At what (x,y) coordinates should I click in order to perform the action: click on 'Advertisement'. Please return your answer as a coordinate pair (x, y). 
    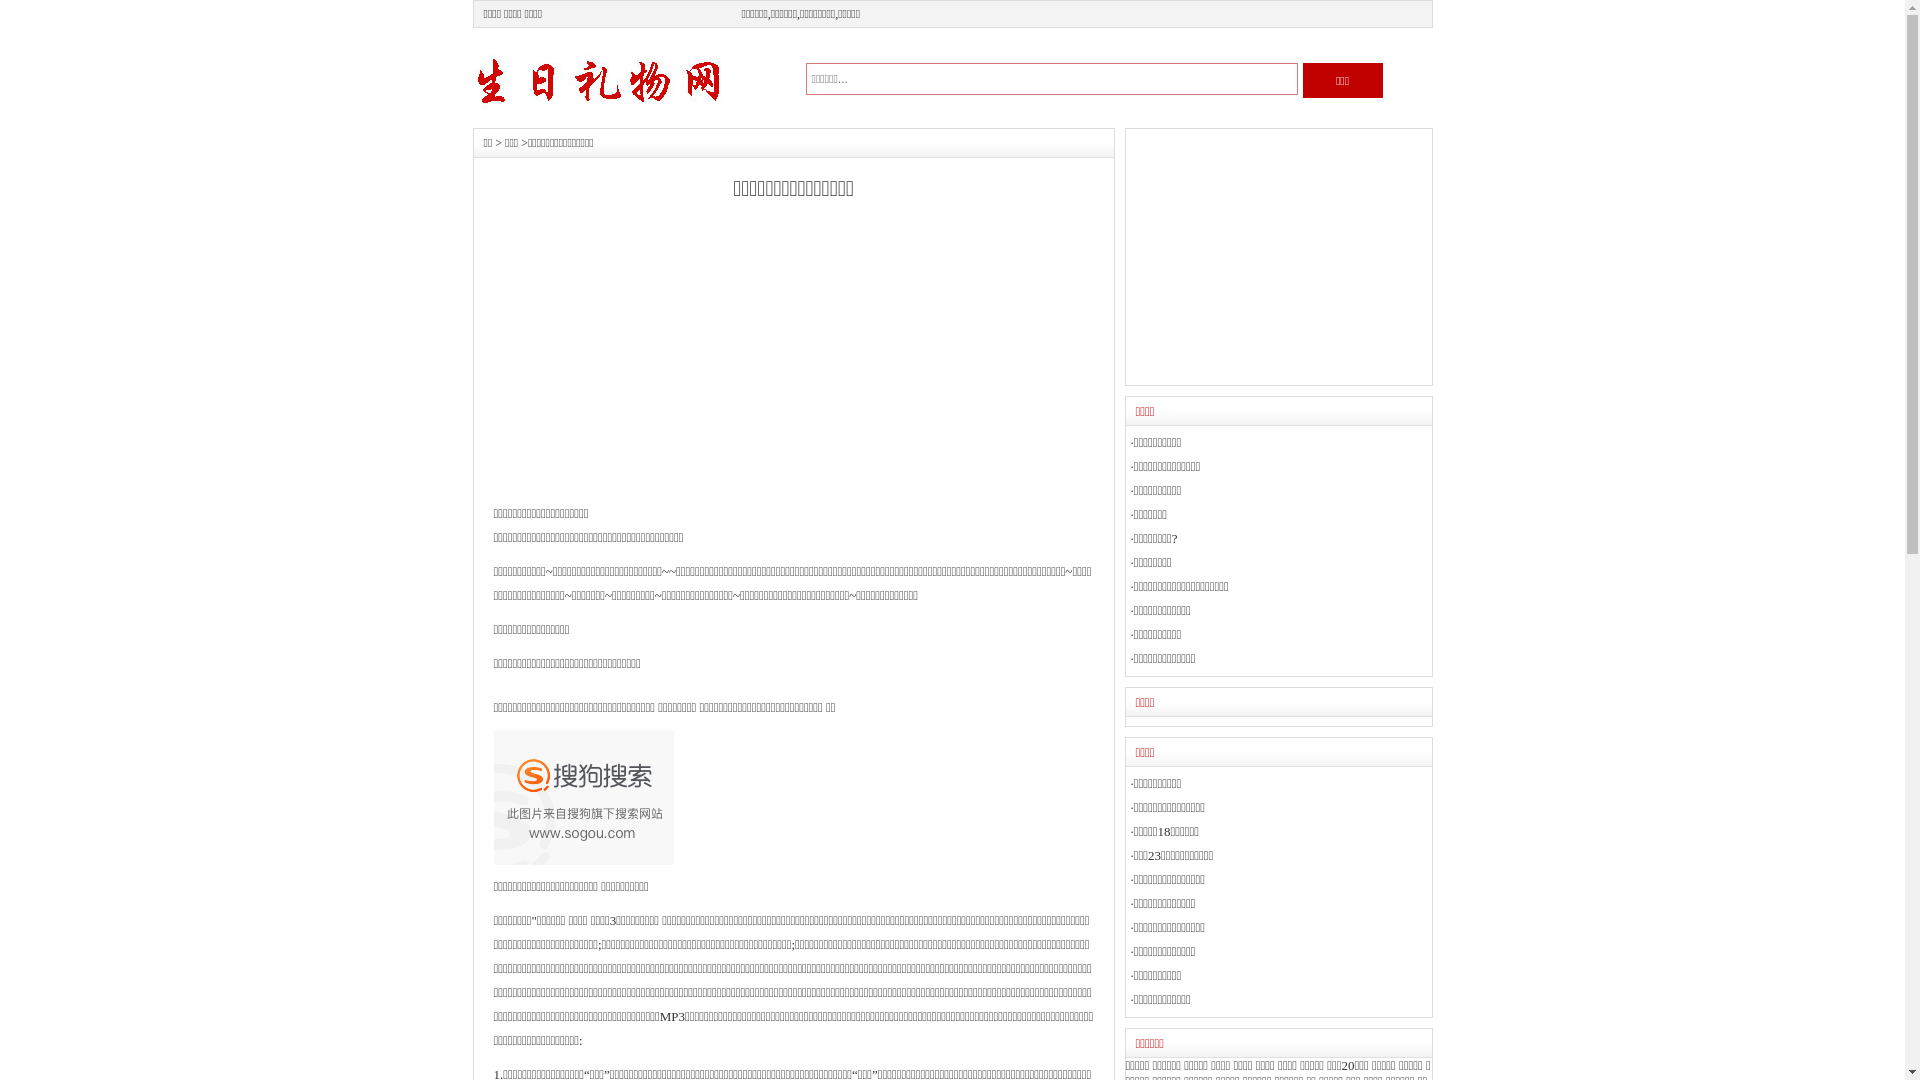
    Looking at the image, I should click on (1276, 256).